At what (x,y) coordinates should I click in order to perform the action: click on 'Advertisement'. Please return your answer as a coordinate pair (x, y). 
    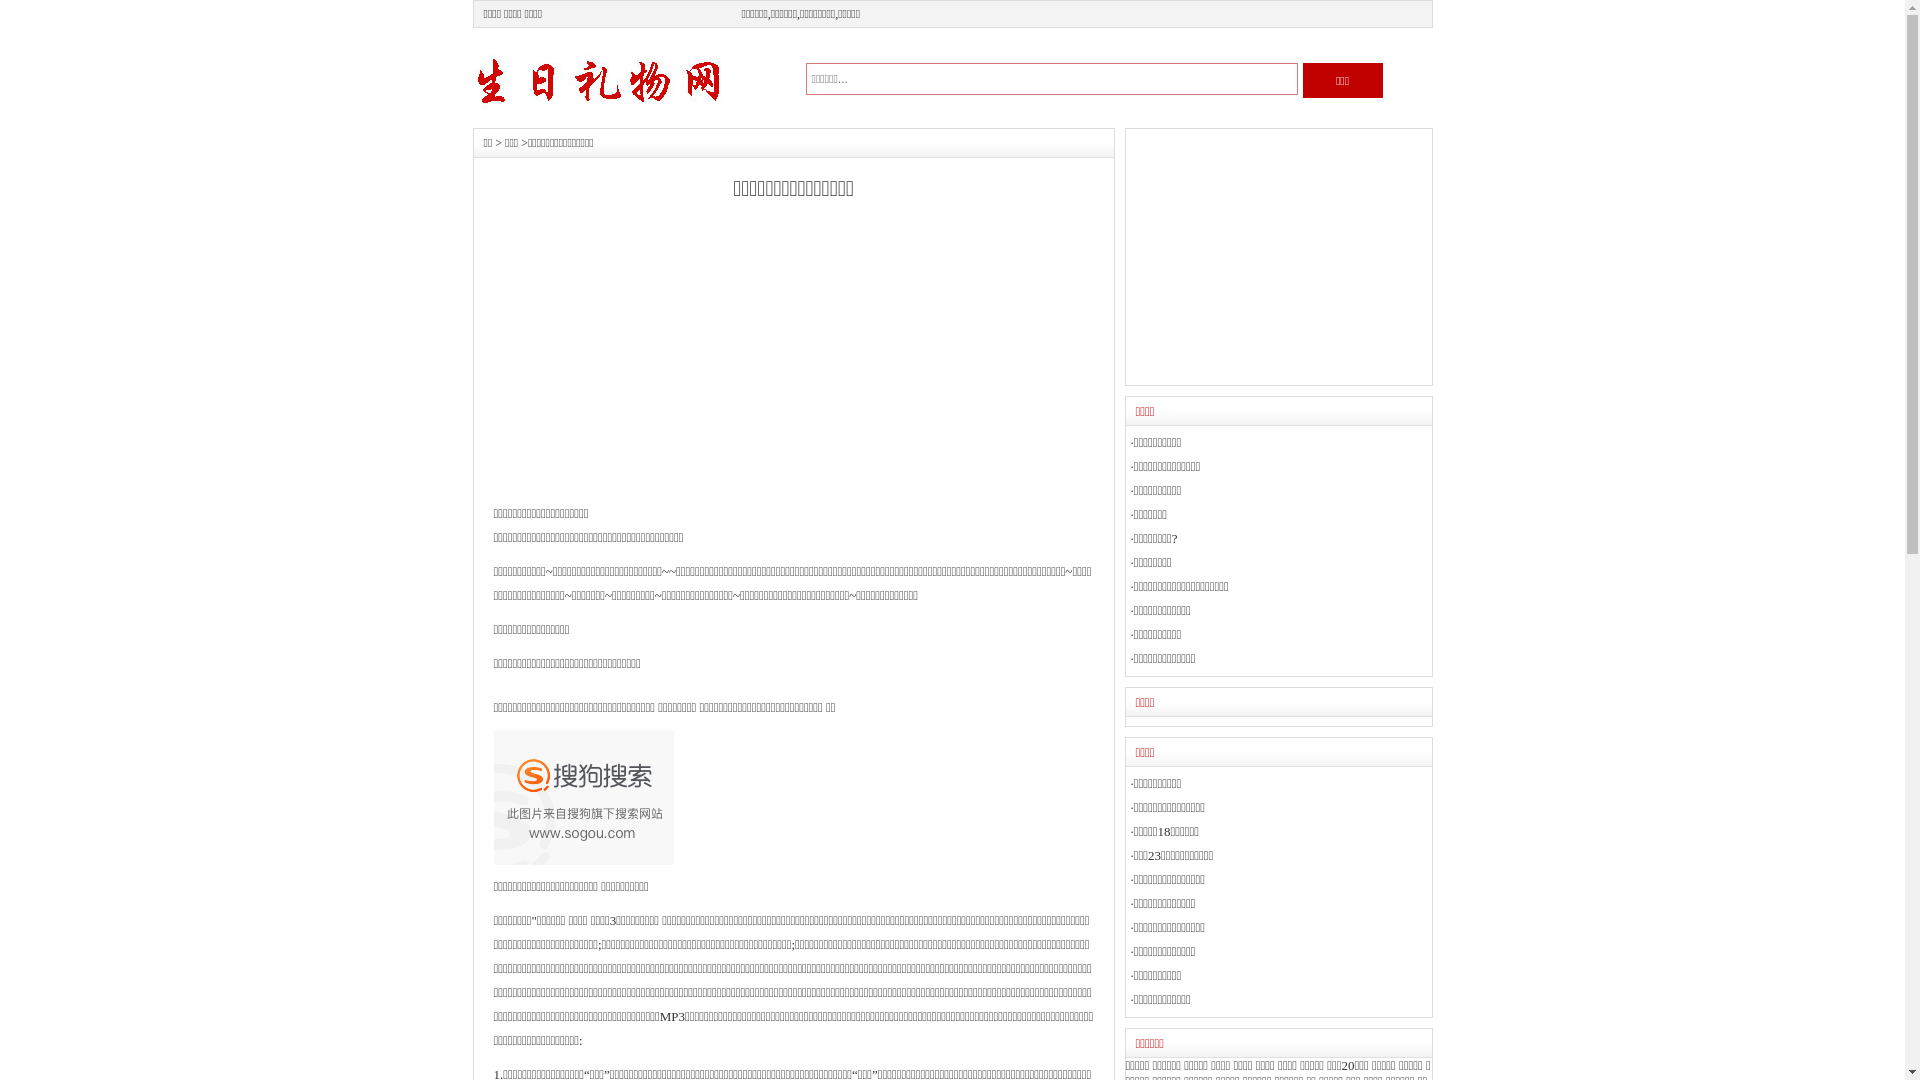
    Looking at the image, I should click on (1276, 256).